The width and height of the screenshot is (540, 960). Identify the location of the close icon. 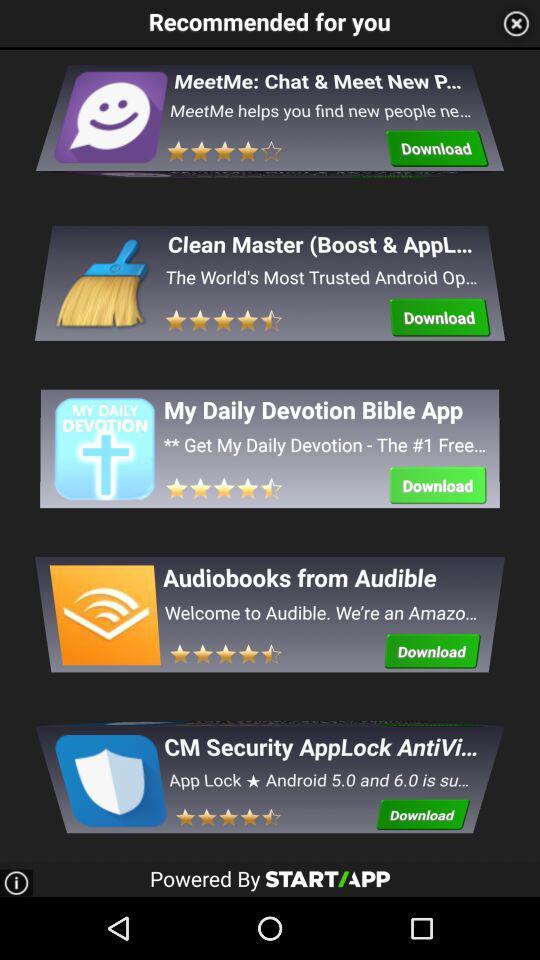
(516, 24).